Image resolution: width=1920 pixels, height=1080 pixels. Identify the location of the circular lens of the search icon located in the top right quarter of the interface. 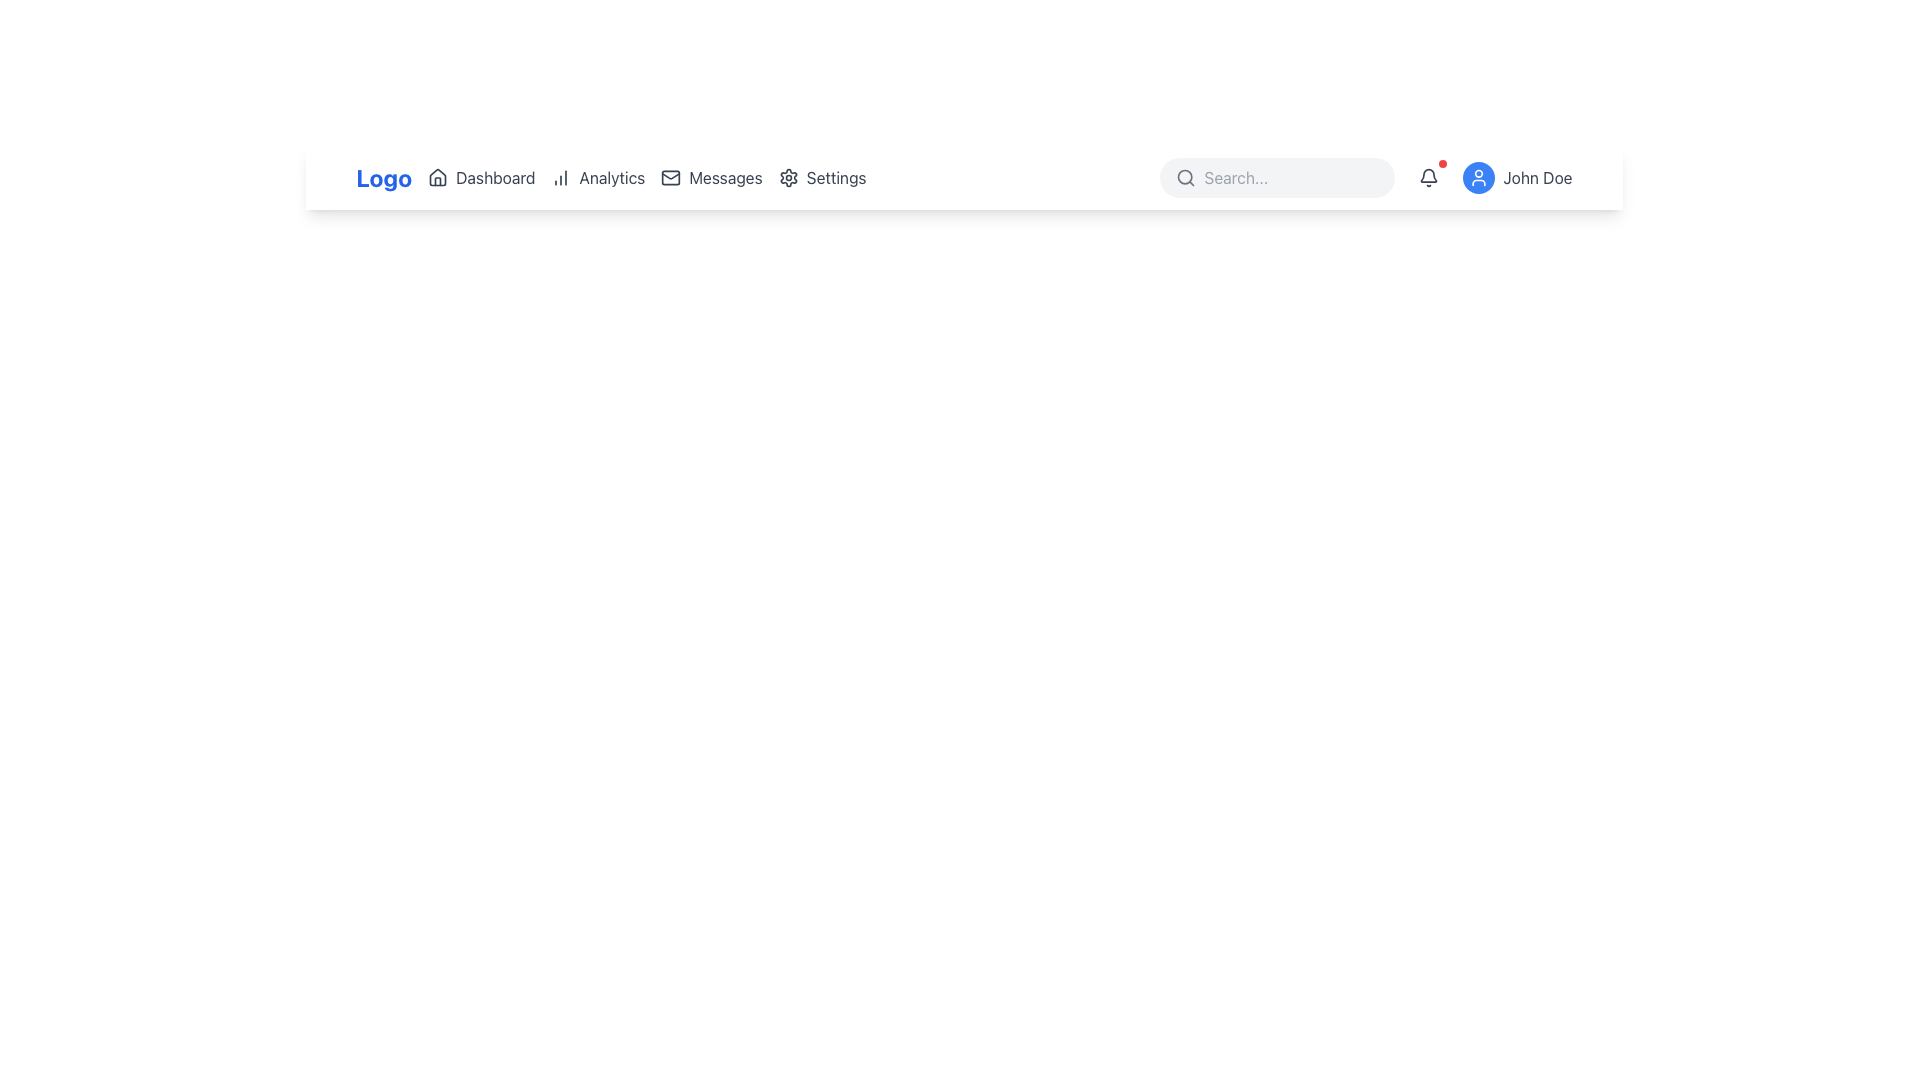
(1185, 176).